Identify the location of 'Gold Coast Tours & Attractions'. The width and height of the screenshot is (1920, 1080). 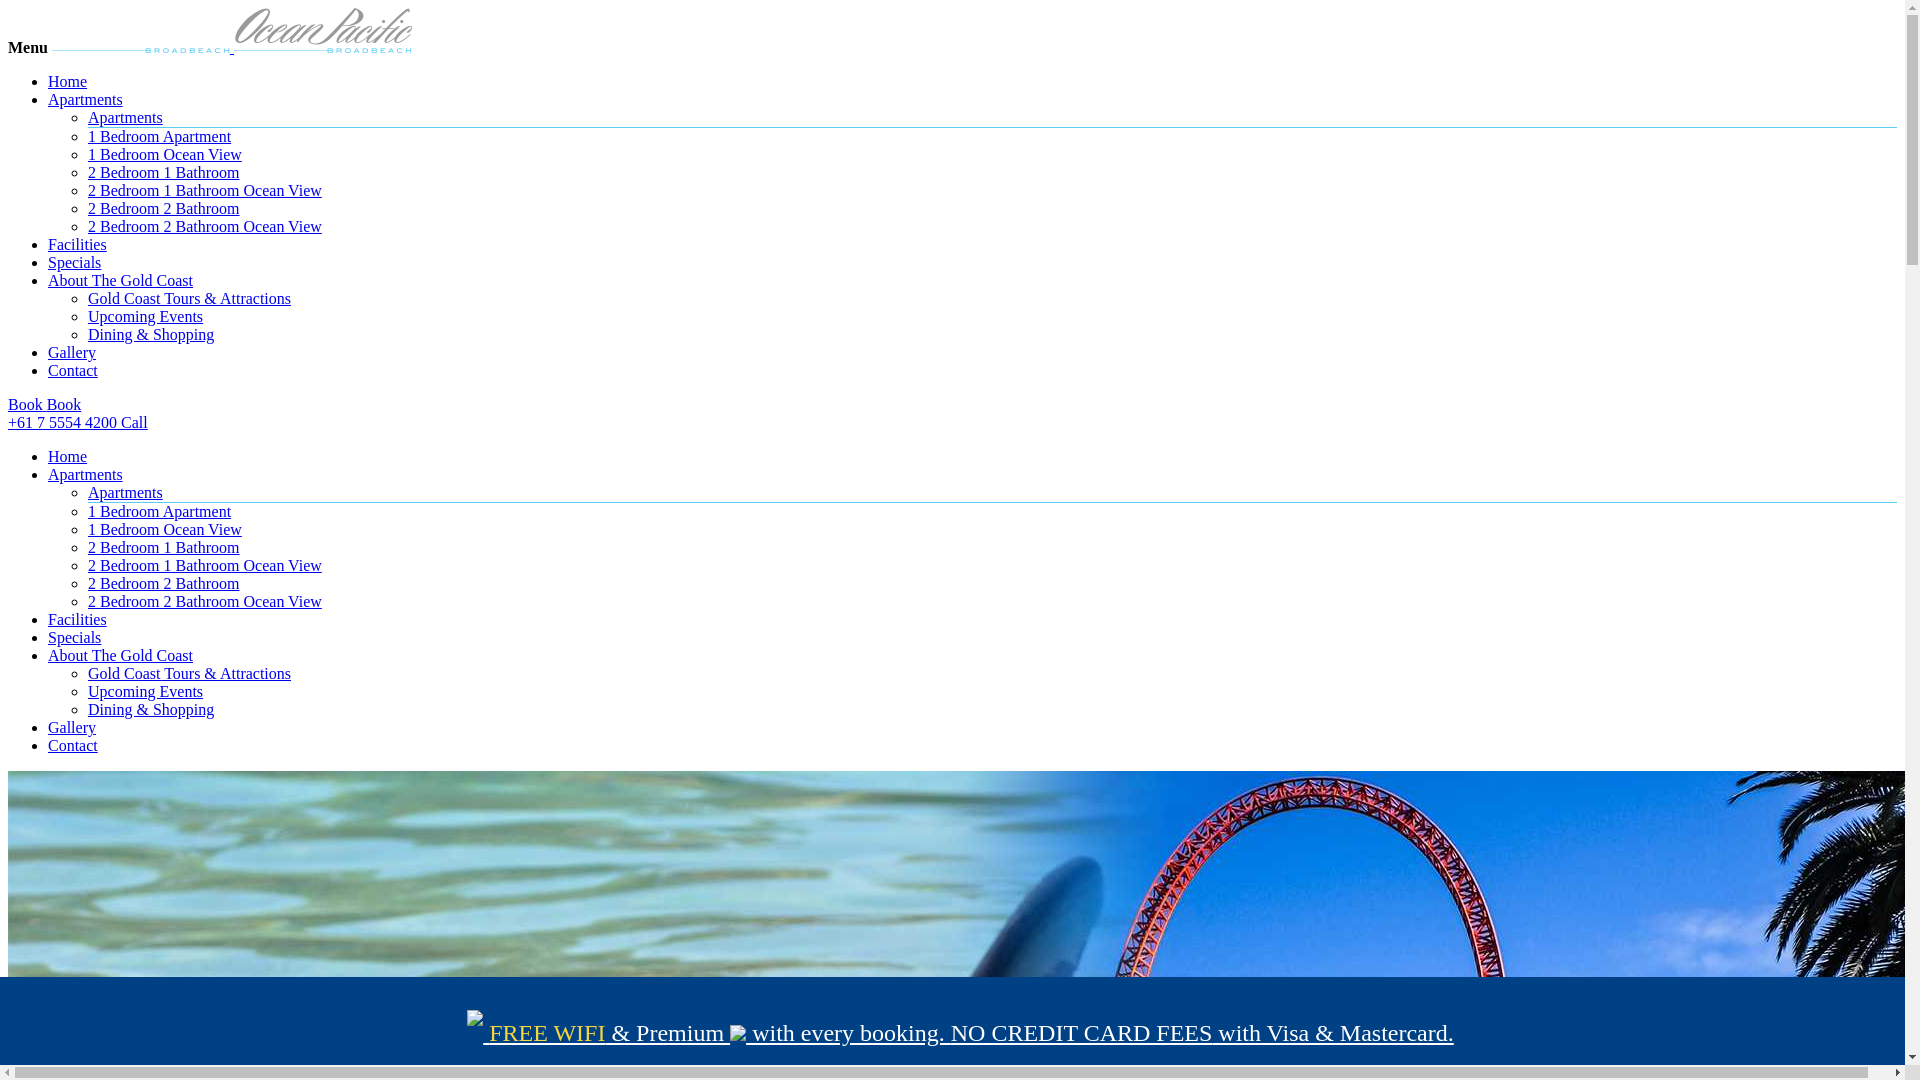
(189, 298).